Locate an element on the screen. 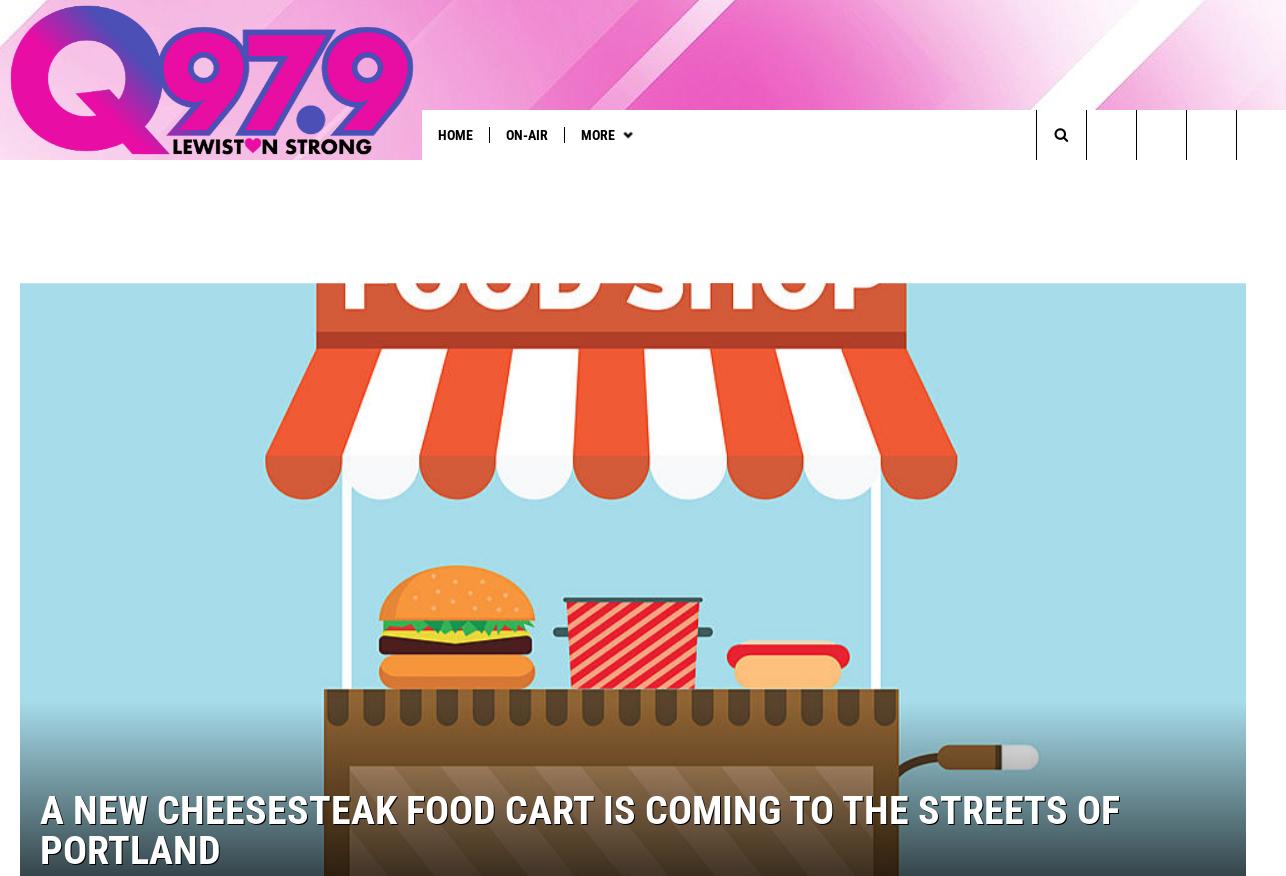  'Townsquare Talent' is located at coordinates (716, 175).